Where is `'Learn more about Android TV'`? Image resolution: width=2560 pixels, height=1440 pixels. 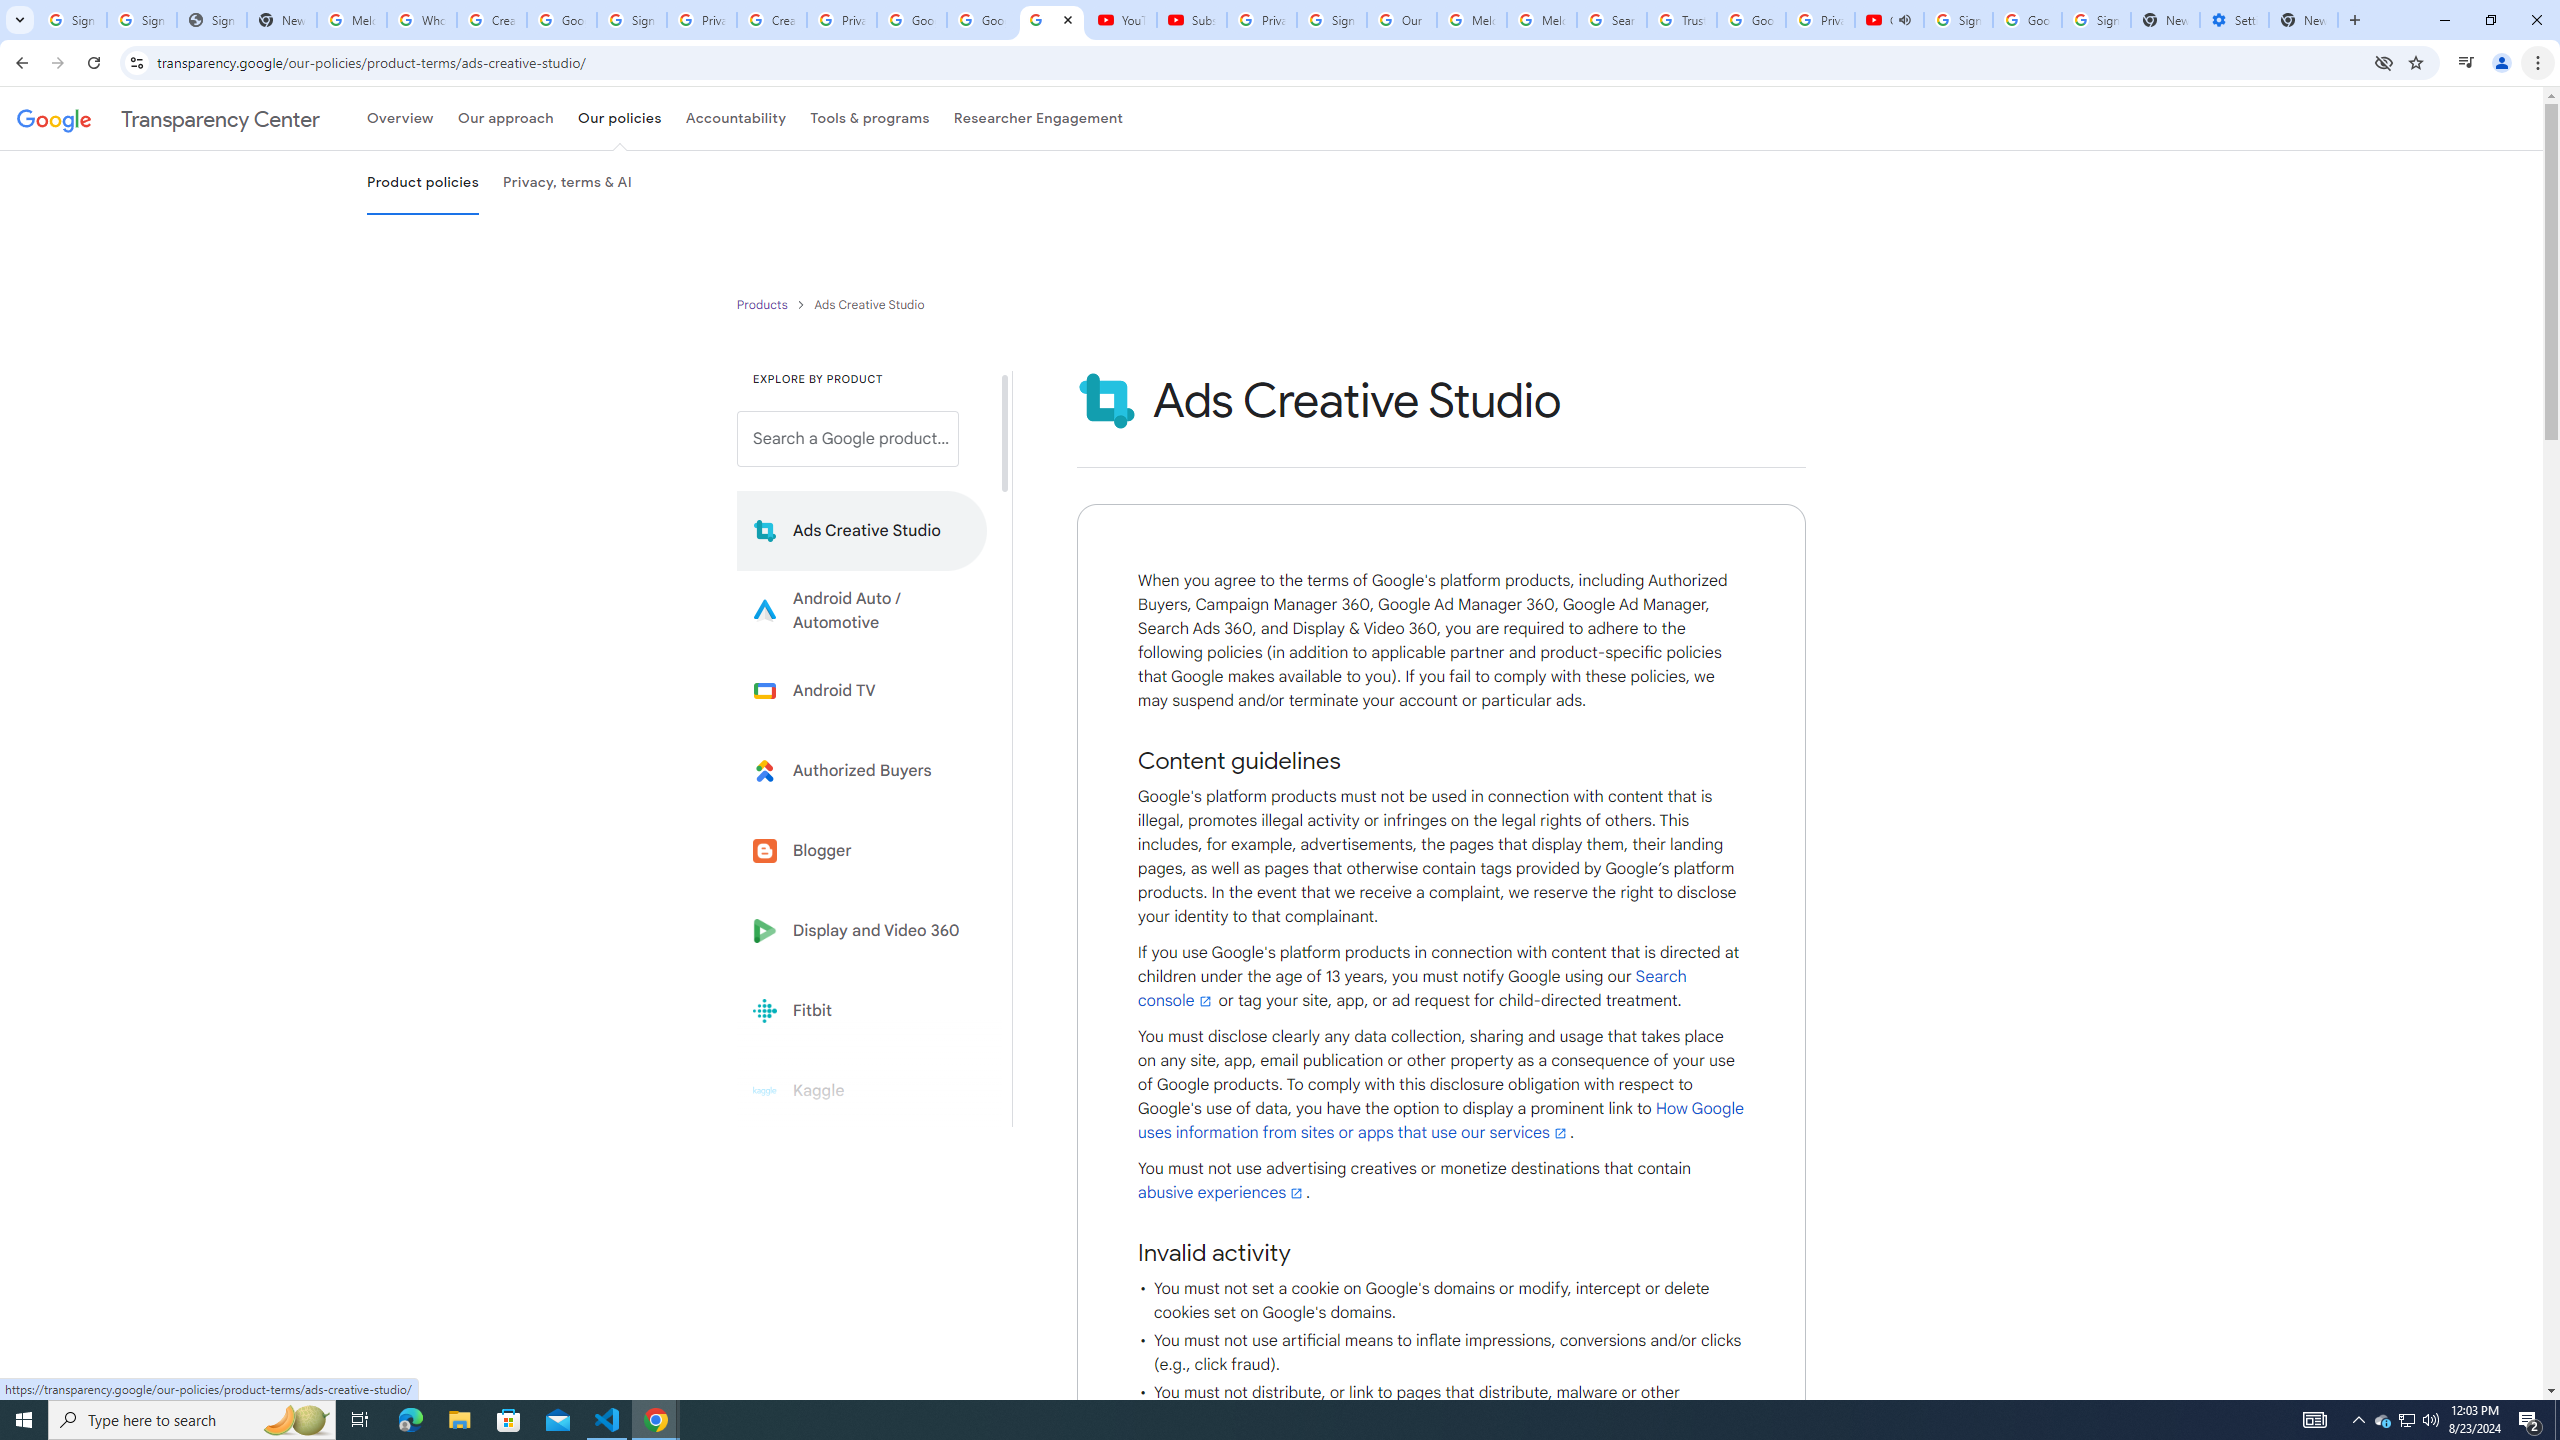 'Learn more about Android TV' is located at coordinates (861, 690).